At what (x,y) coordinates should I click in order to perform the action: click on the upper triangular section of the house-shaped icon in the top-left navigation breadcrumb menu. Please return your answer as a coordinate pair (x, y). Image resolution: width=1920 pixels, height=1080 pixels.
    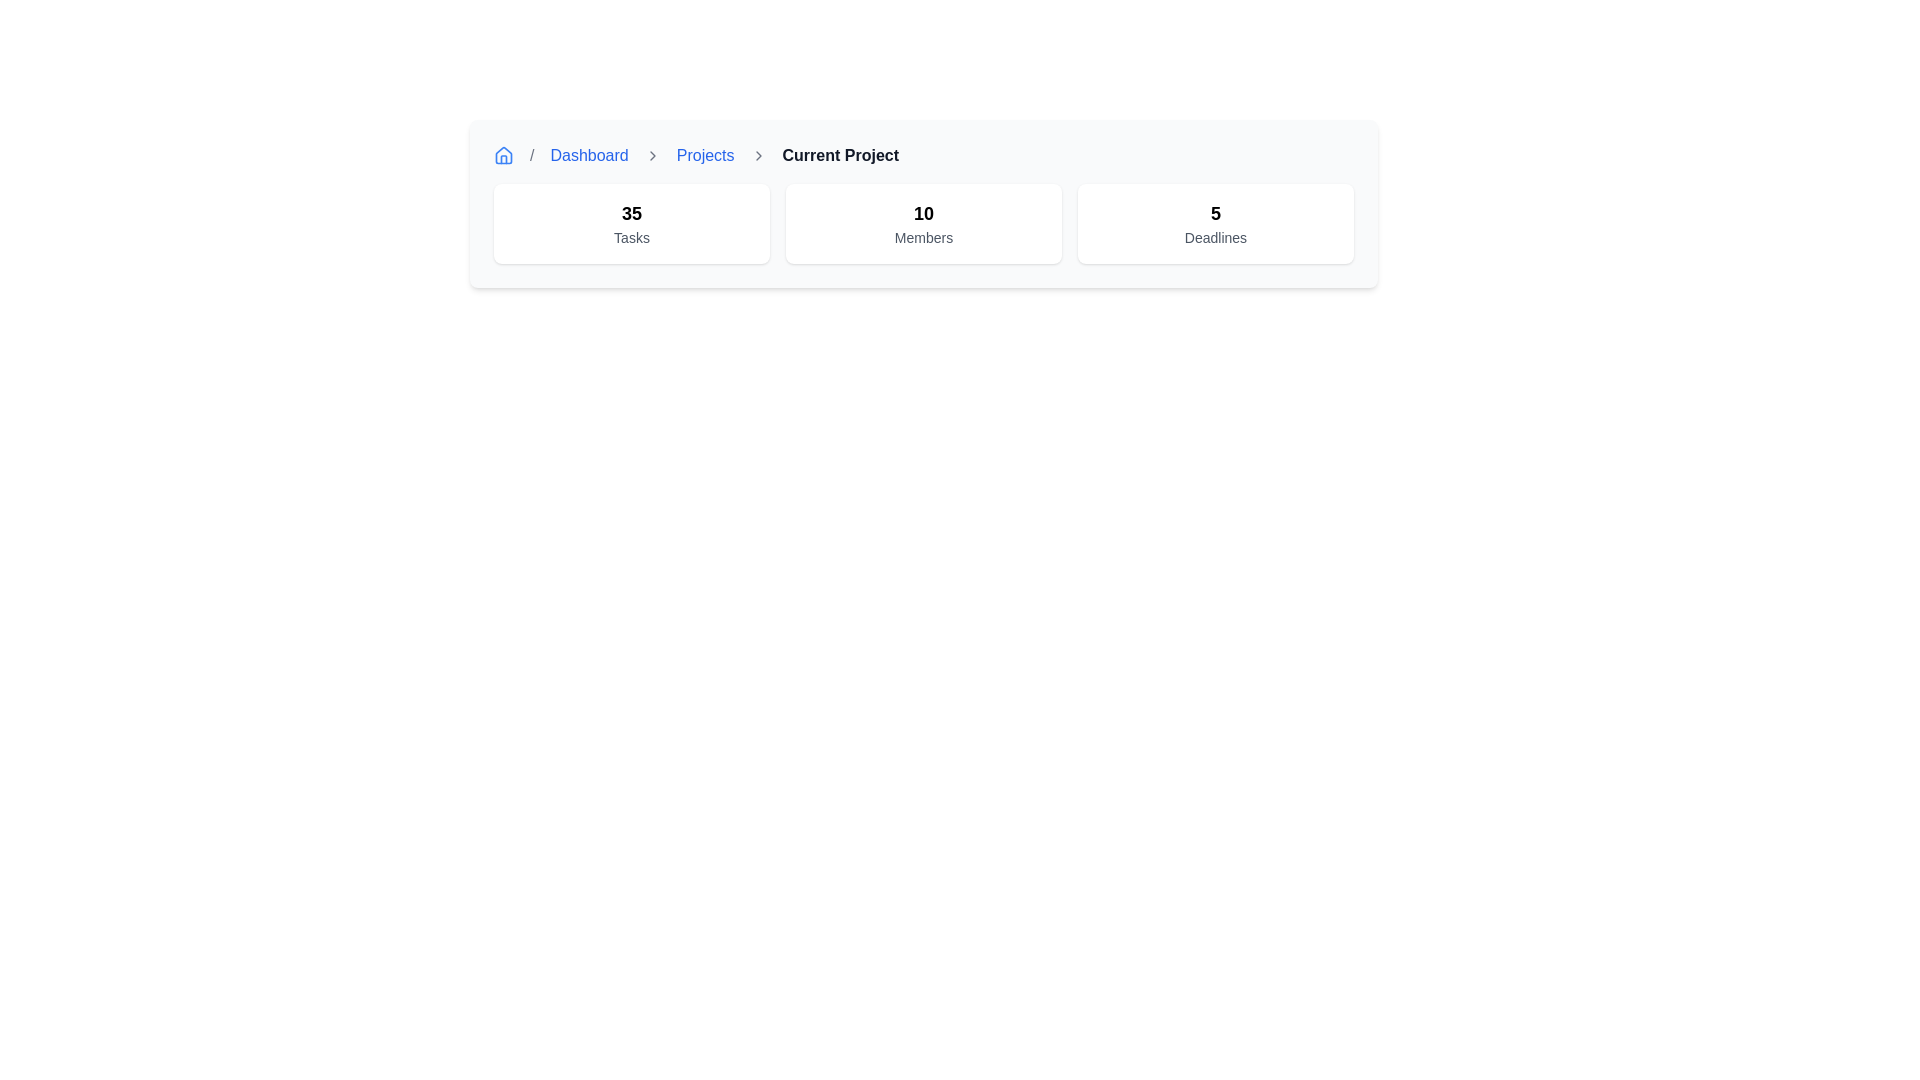
    Looking at the image, I should click on (504, 153).